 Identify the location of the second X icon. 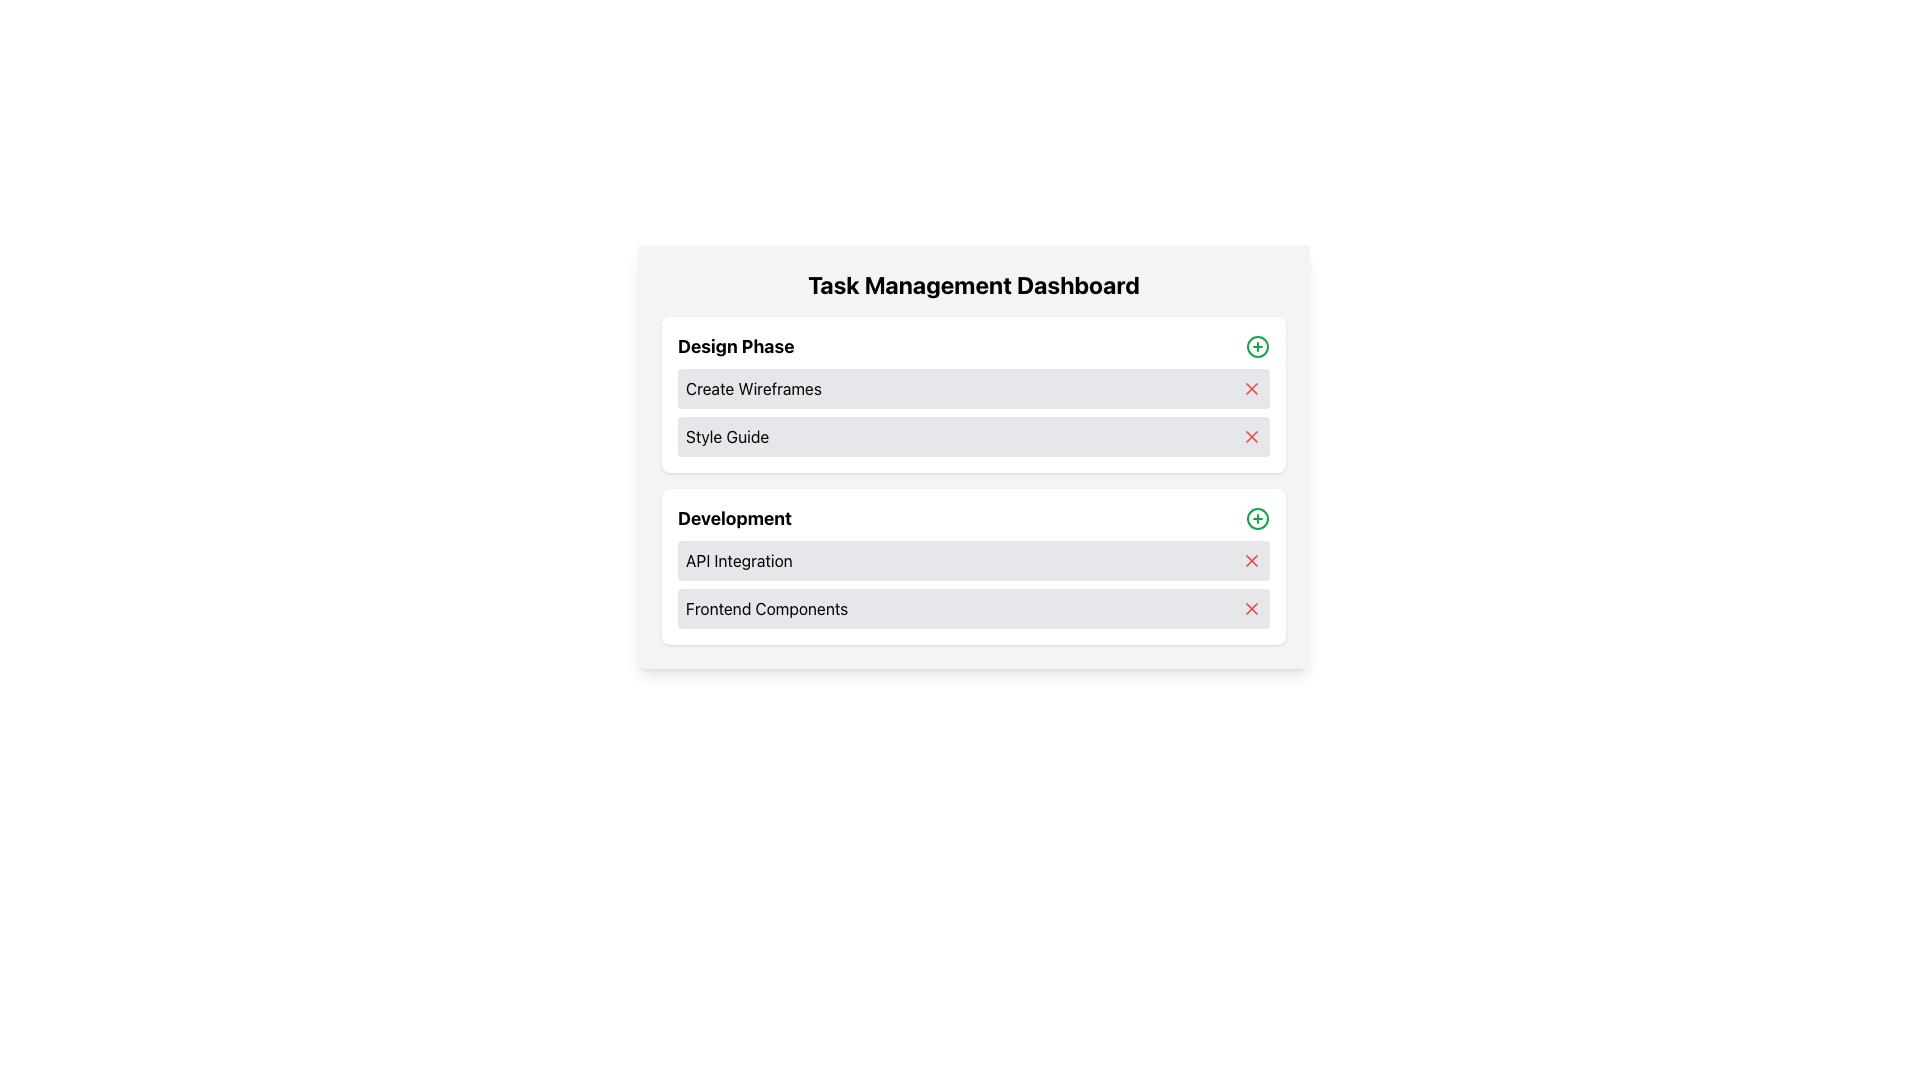
(1251, 435).